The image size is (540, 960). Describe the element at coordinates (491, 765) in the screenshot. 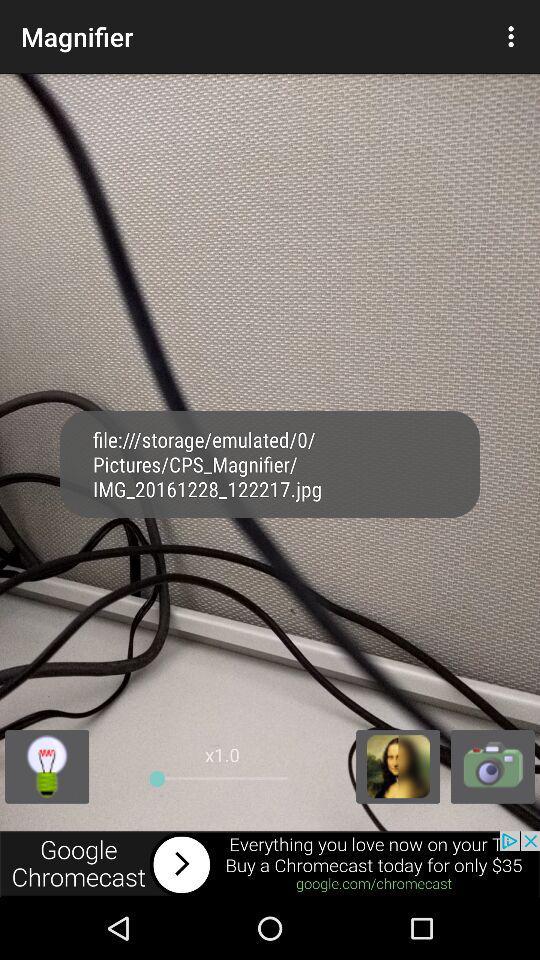

I see `open camera` at that location.